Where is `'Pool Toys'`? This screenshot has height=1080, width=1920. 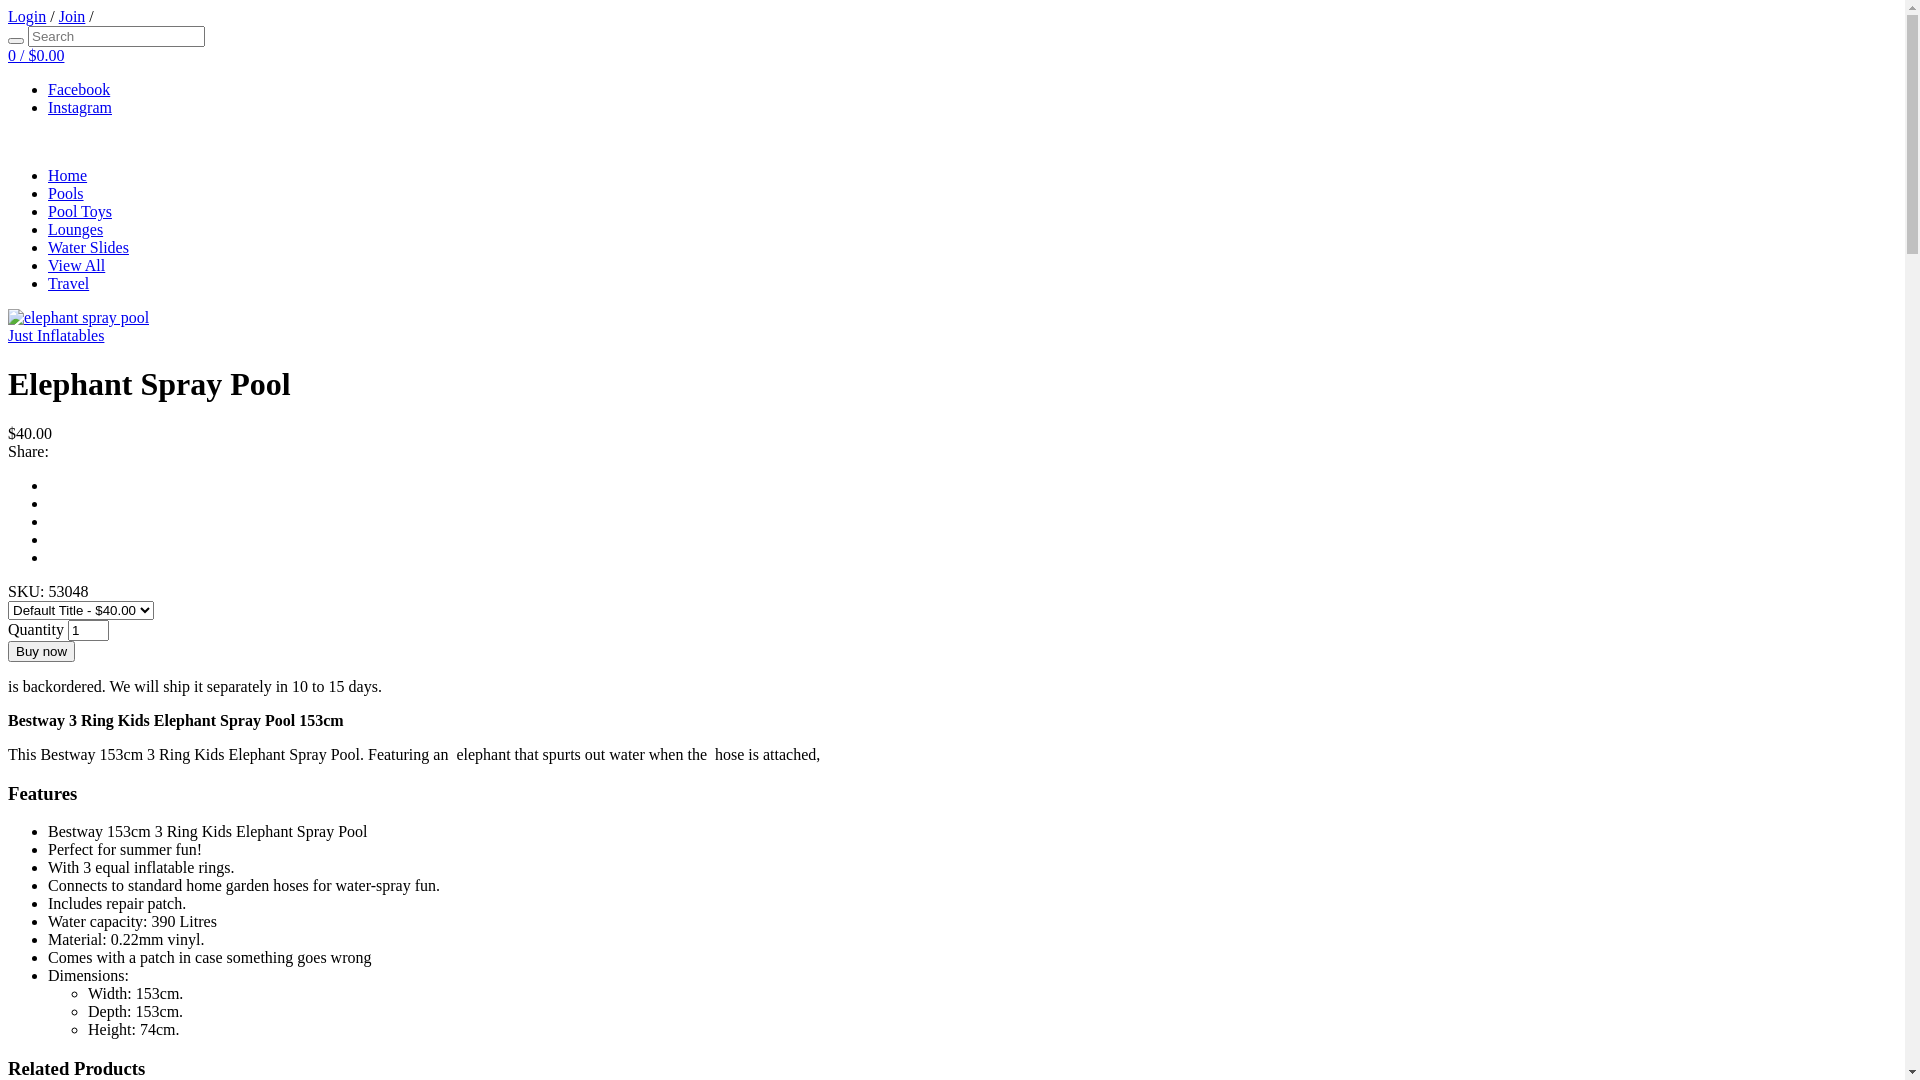
'Pool Toys' is located at coordinates (48, 211).